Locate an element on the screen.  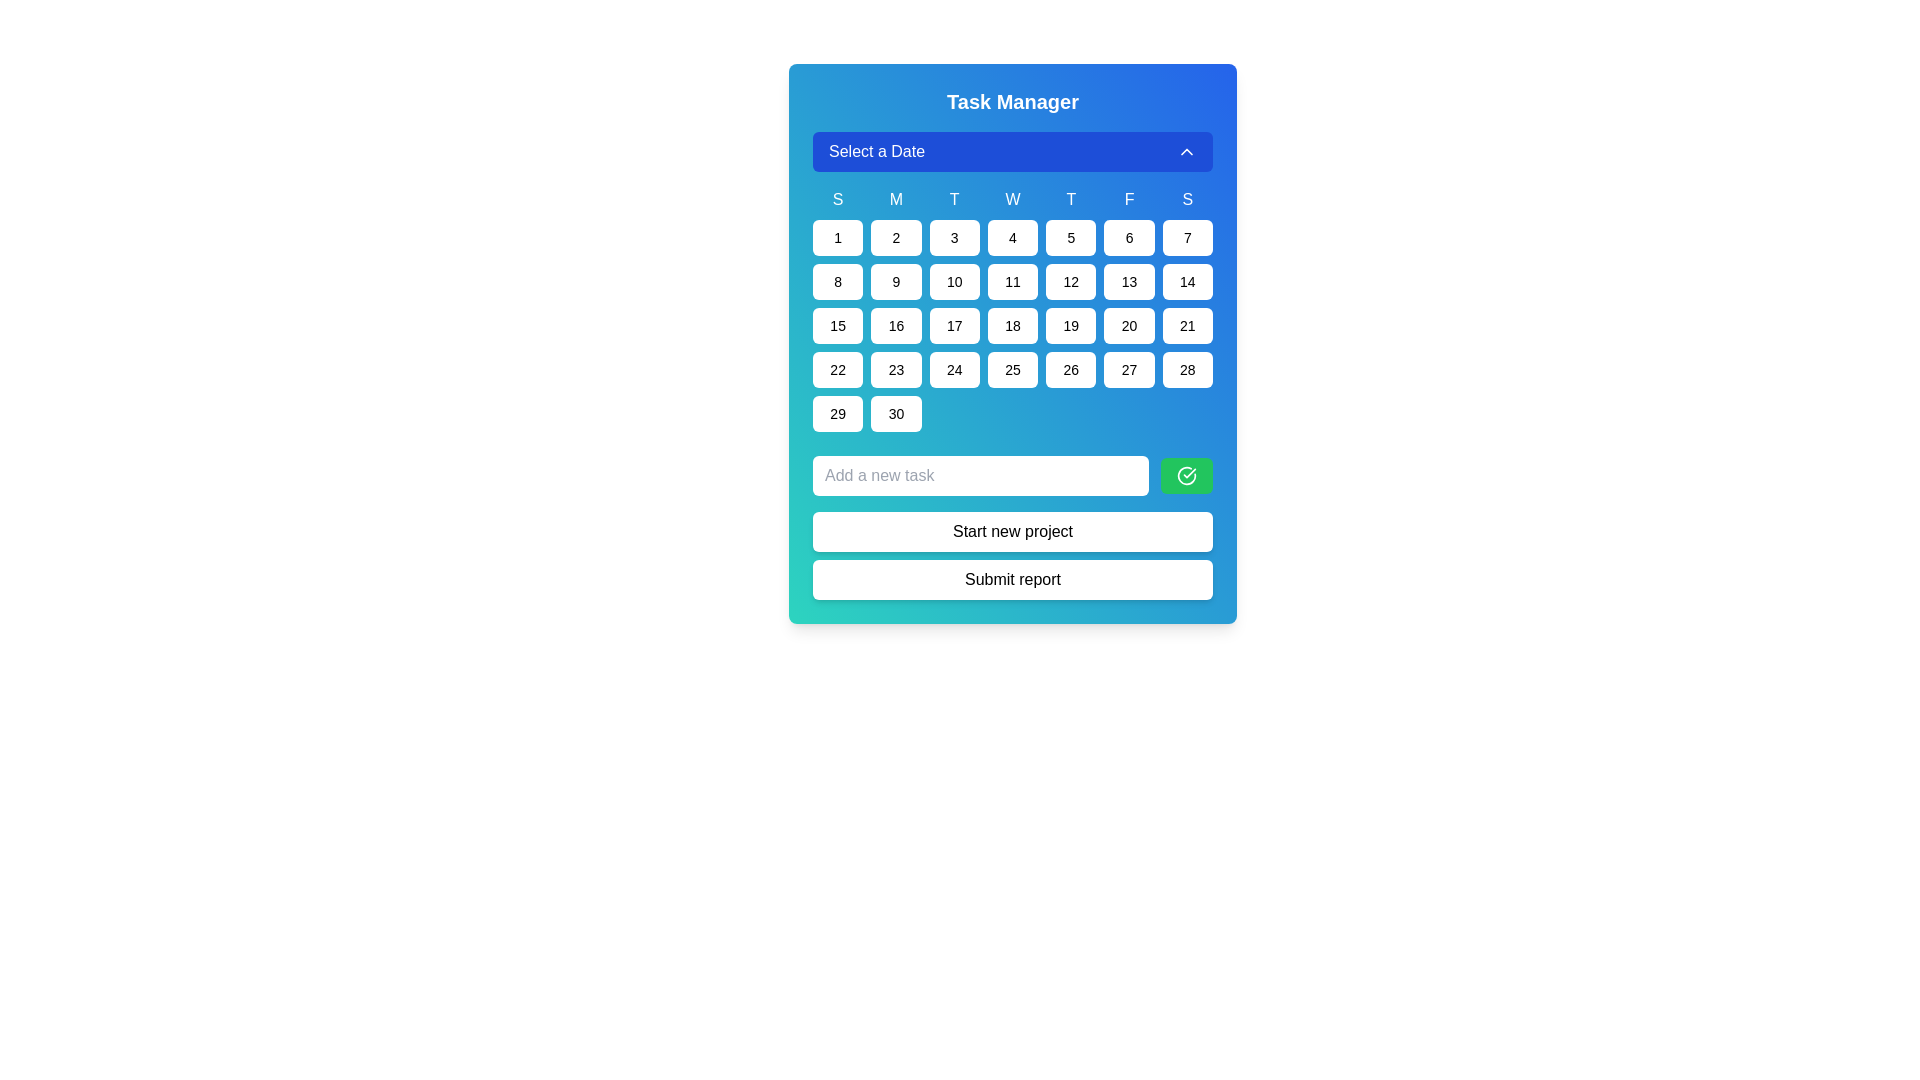
the small rectangular button labeled '5' in the first row of the calendar grid is located at coordinates (1070, 237).